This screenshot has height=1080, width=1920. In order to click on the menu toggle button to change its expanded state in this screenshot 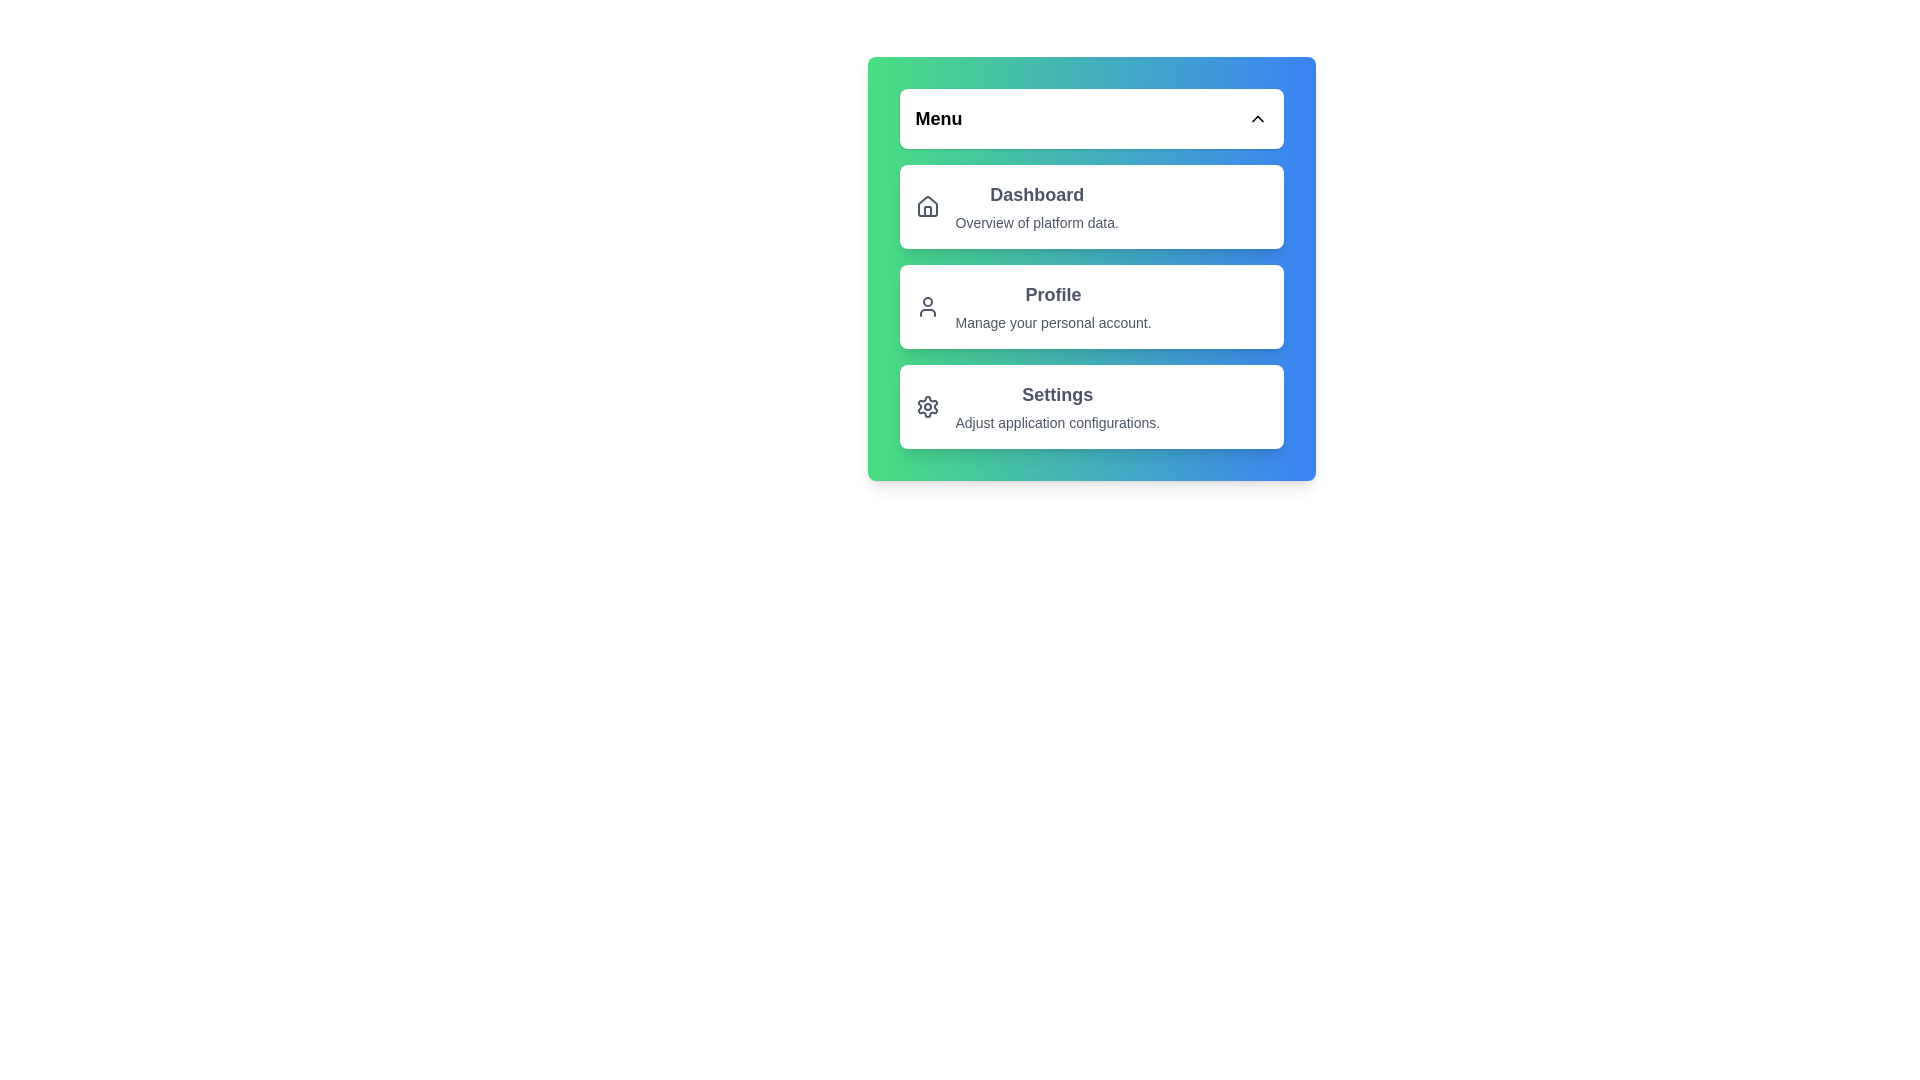, I will do `click(1090, 119)`.